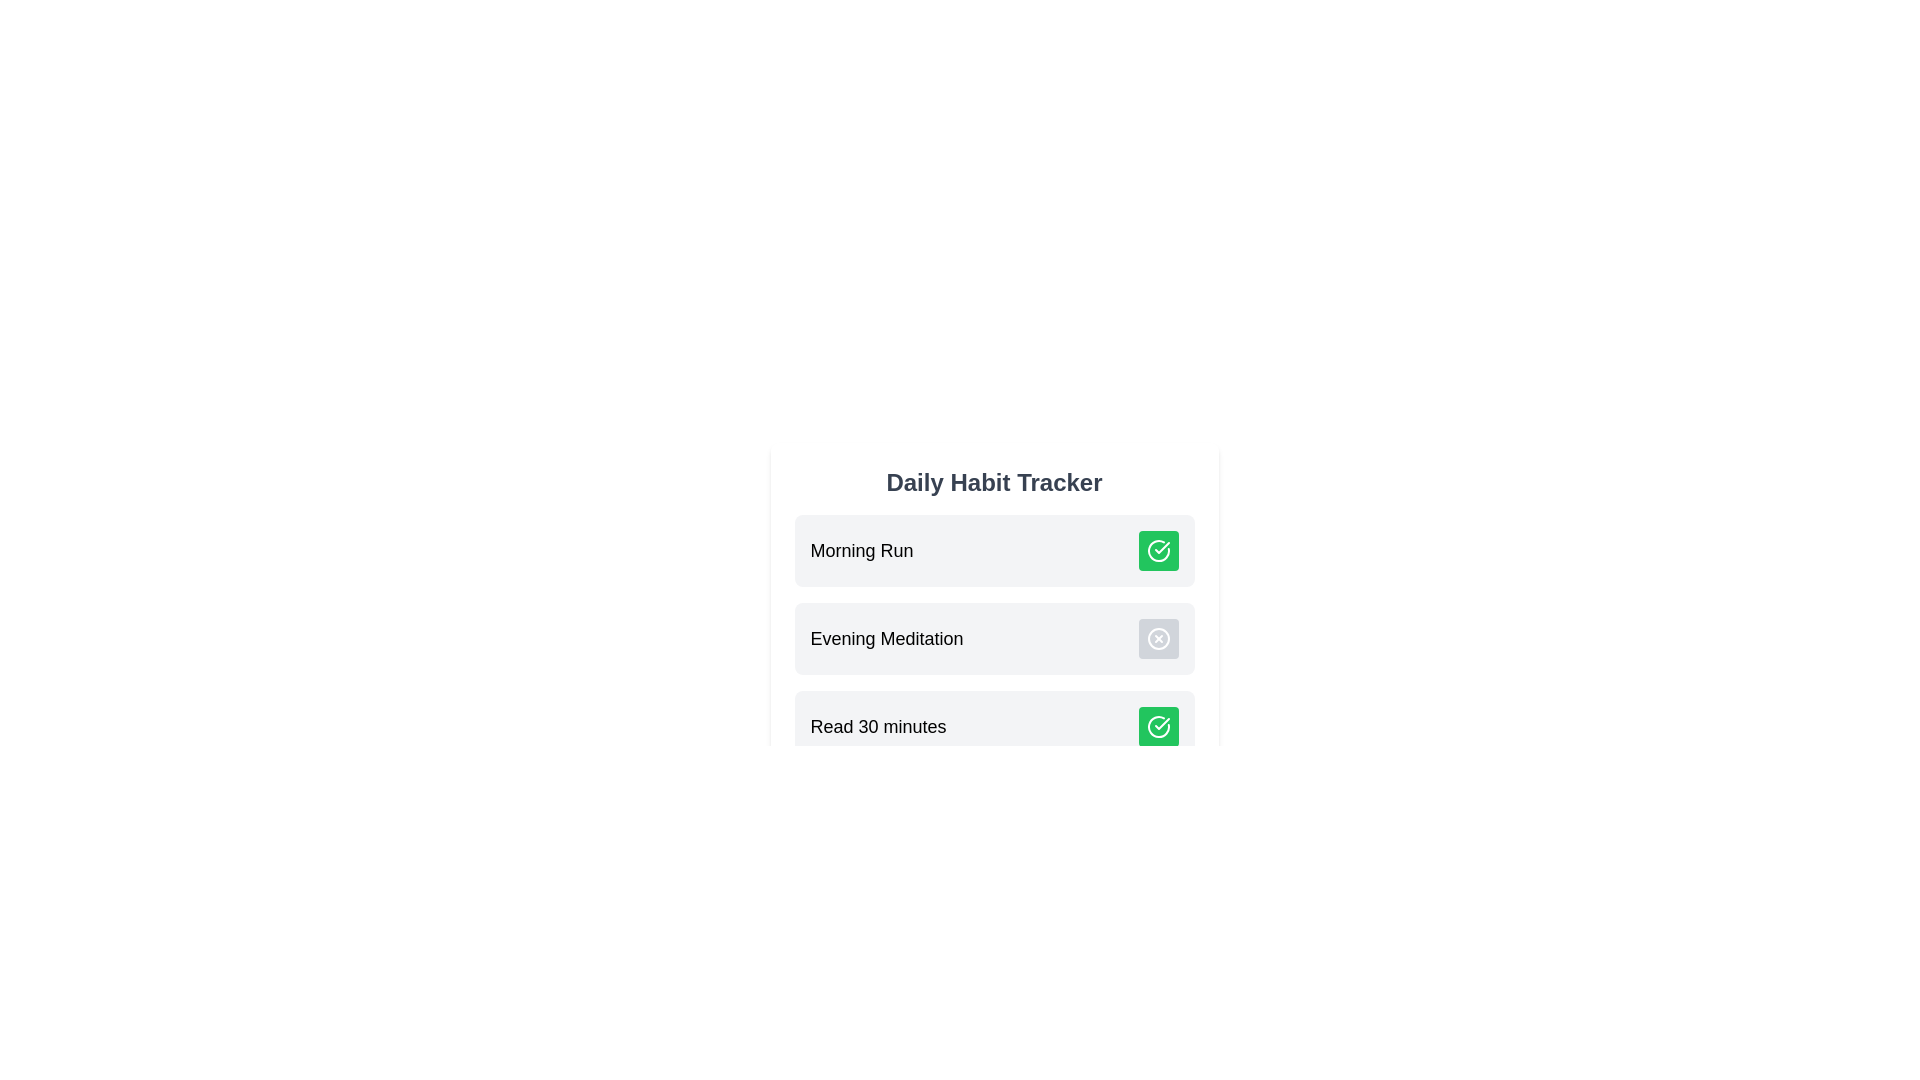 The image size is (1920, 1080). What do you see at coordinates (994, 613) in the screenshot?
I see `the daily habit tracker panel` at bounding box center [994, 613].